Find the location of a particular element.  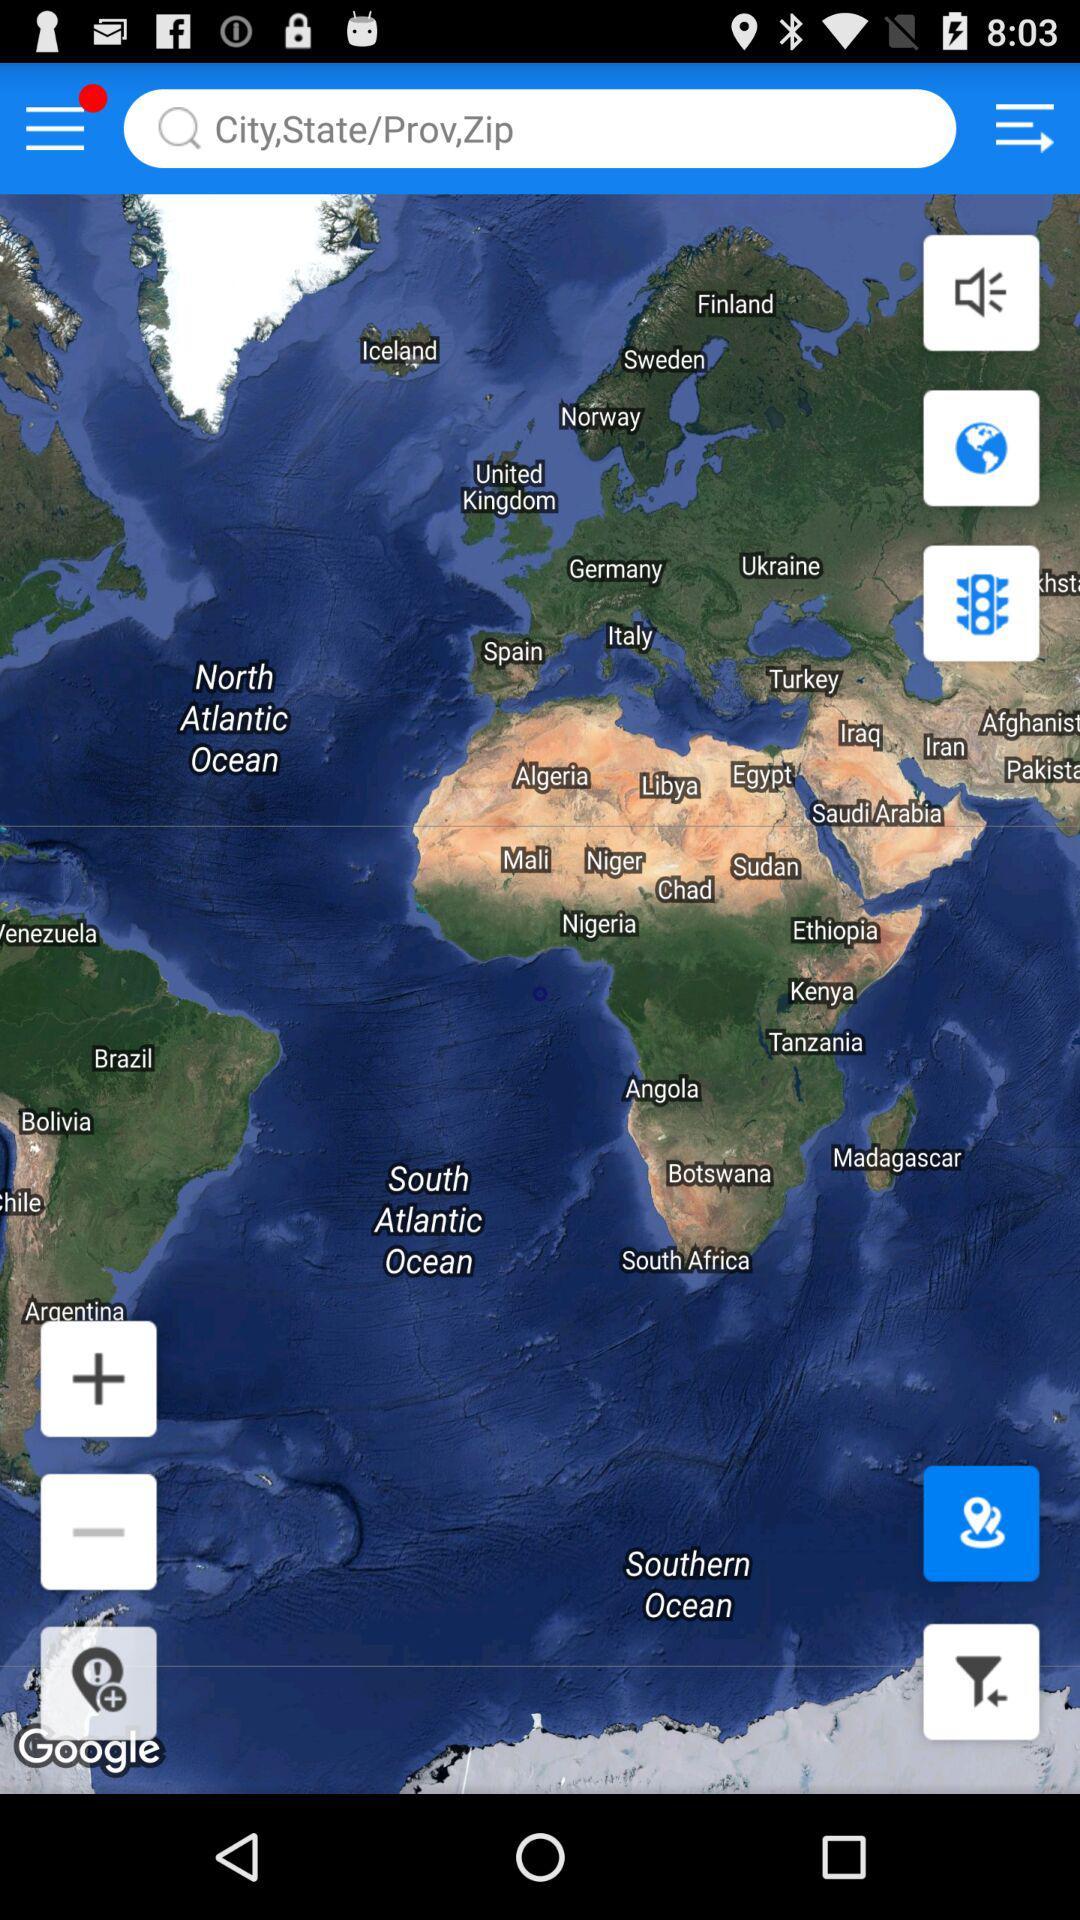

add option is located at coordinates (98, 1377).